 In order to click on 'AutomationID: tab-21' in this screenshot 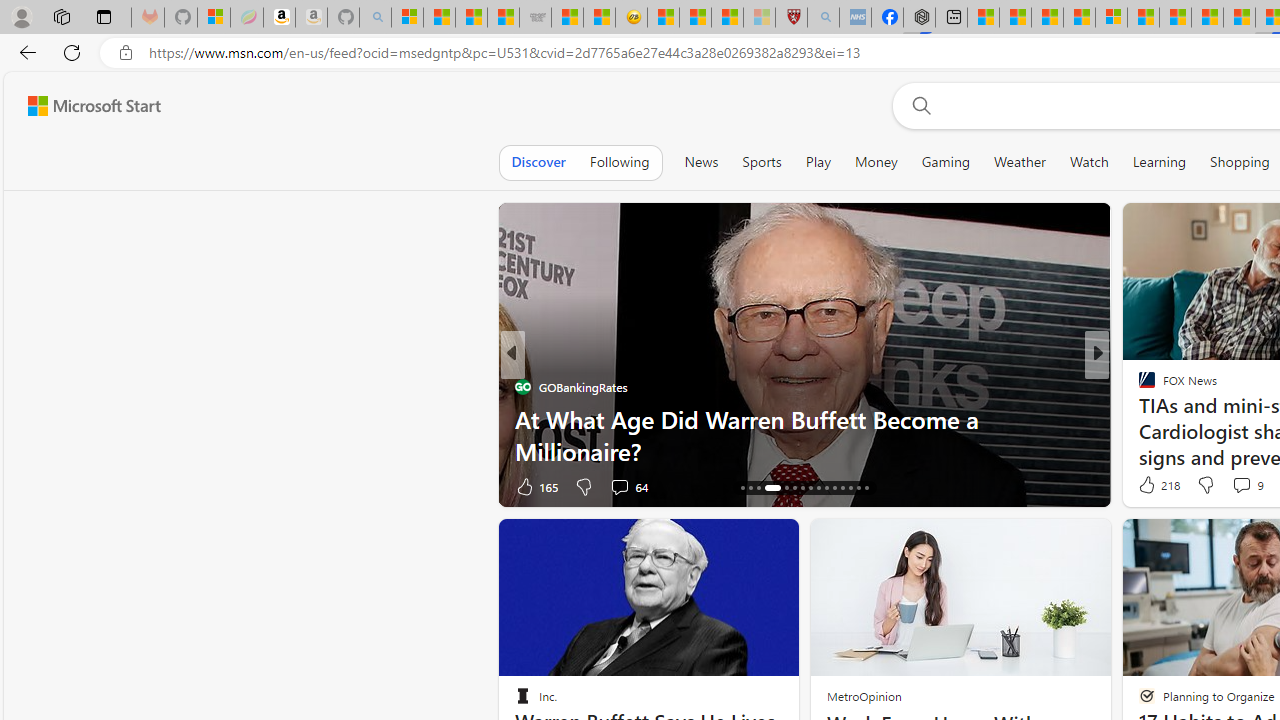, I will do `click(793, 488)`.